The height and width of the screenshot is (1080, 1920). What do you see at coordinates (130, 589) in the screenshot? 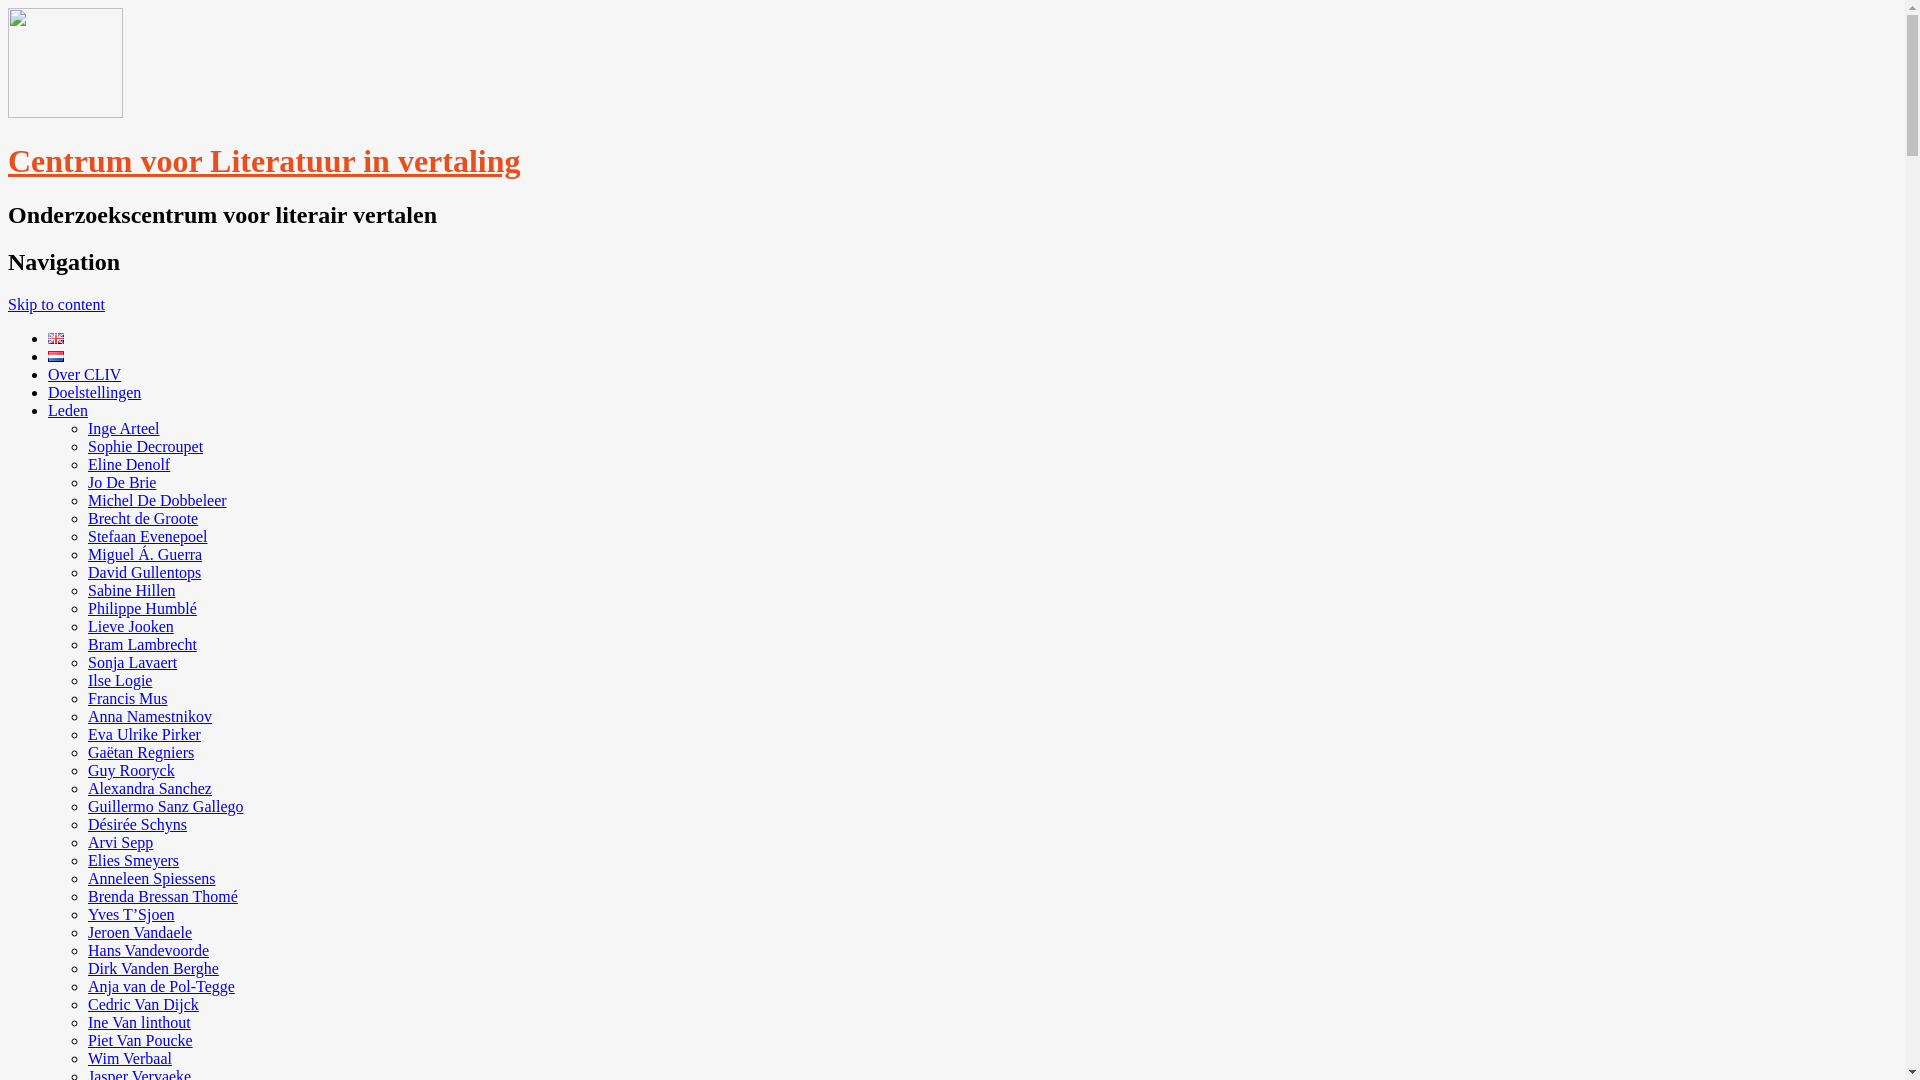
I see `'Sabine Hillen'` at bounding box center [130, 589].